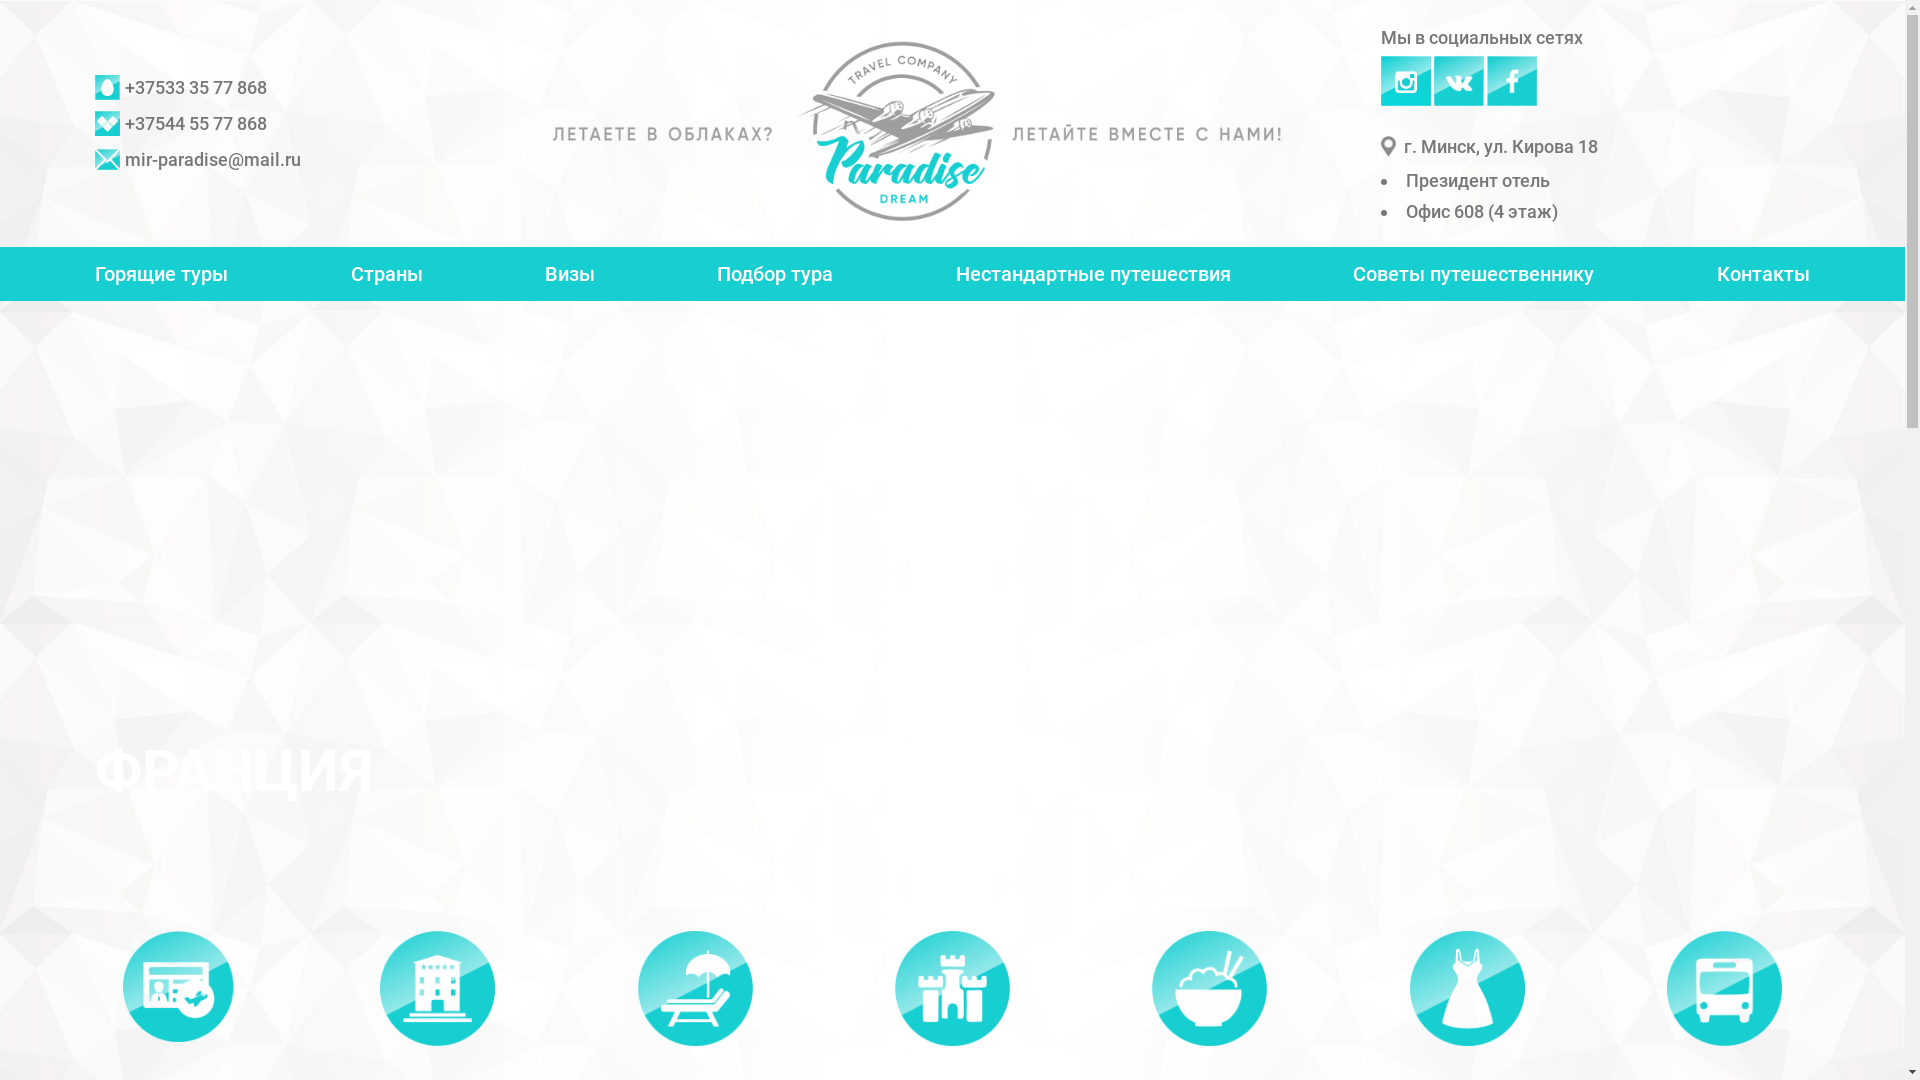  What do you see at coordinates (181, 87) in the screenshot?
I see `'+37533 35 77 868'` at bounding box center [181, 87].